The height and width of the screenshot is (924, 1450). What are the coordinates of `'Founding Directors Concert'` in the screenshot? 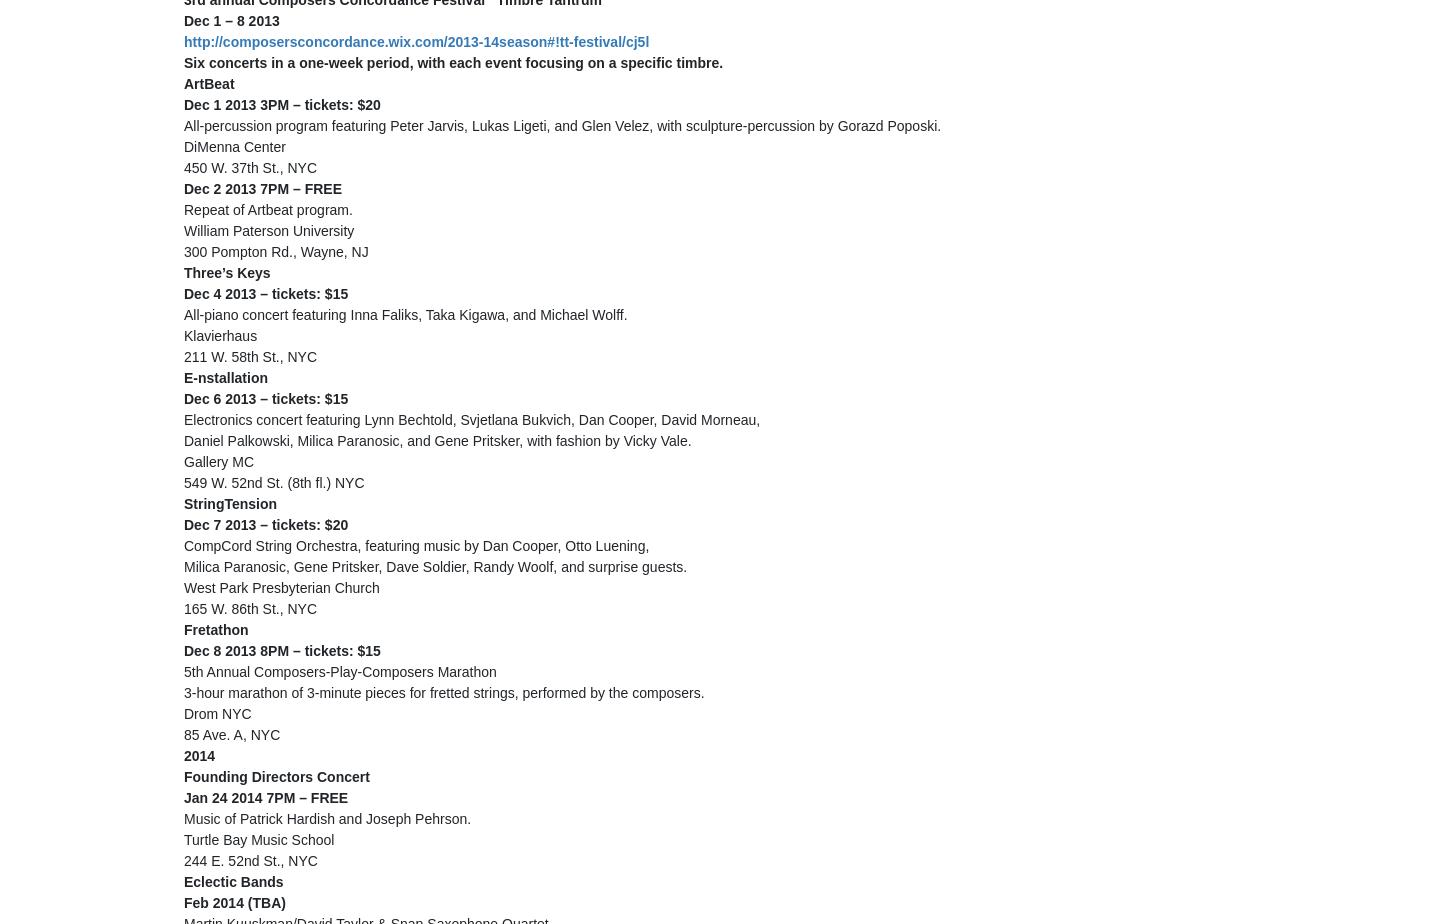 It's located at (278, 776).